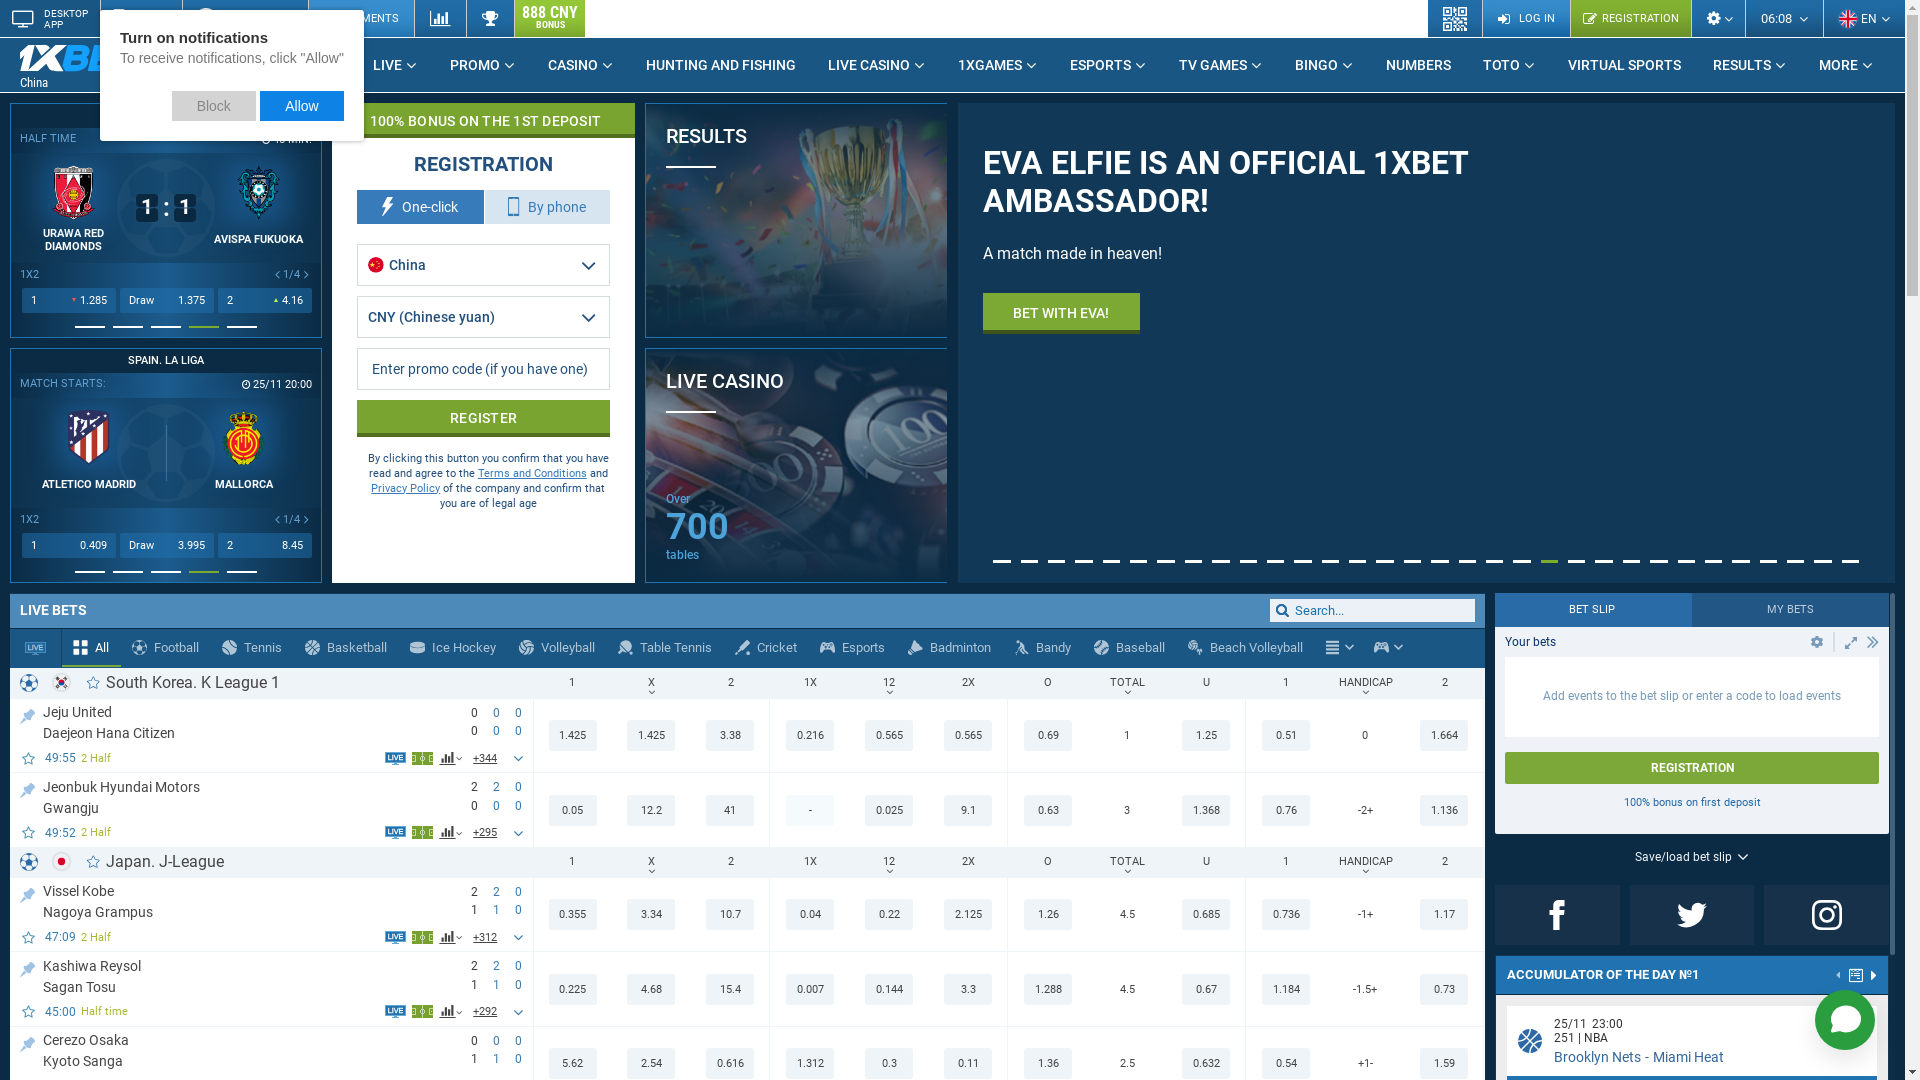  What do you see at coordinates (557, 648) in the screenshot?
I see `'Volleyball'` at bounding box center [557, 648].